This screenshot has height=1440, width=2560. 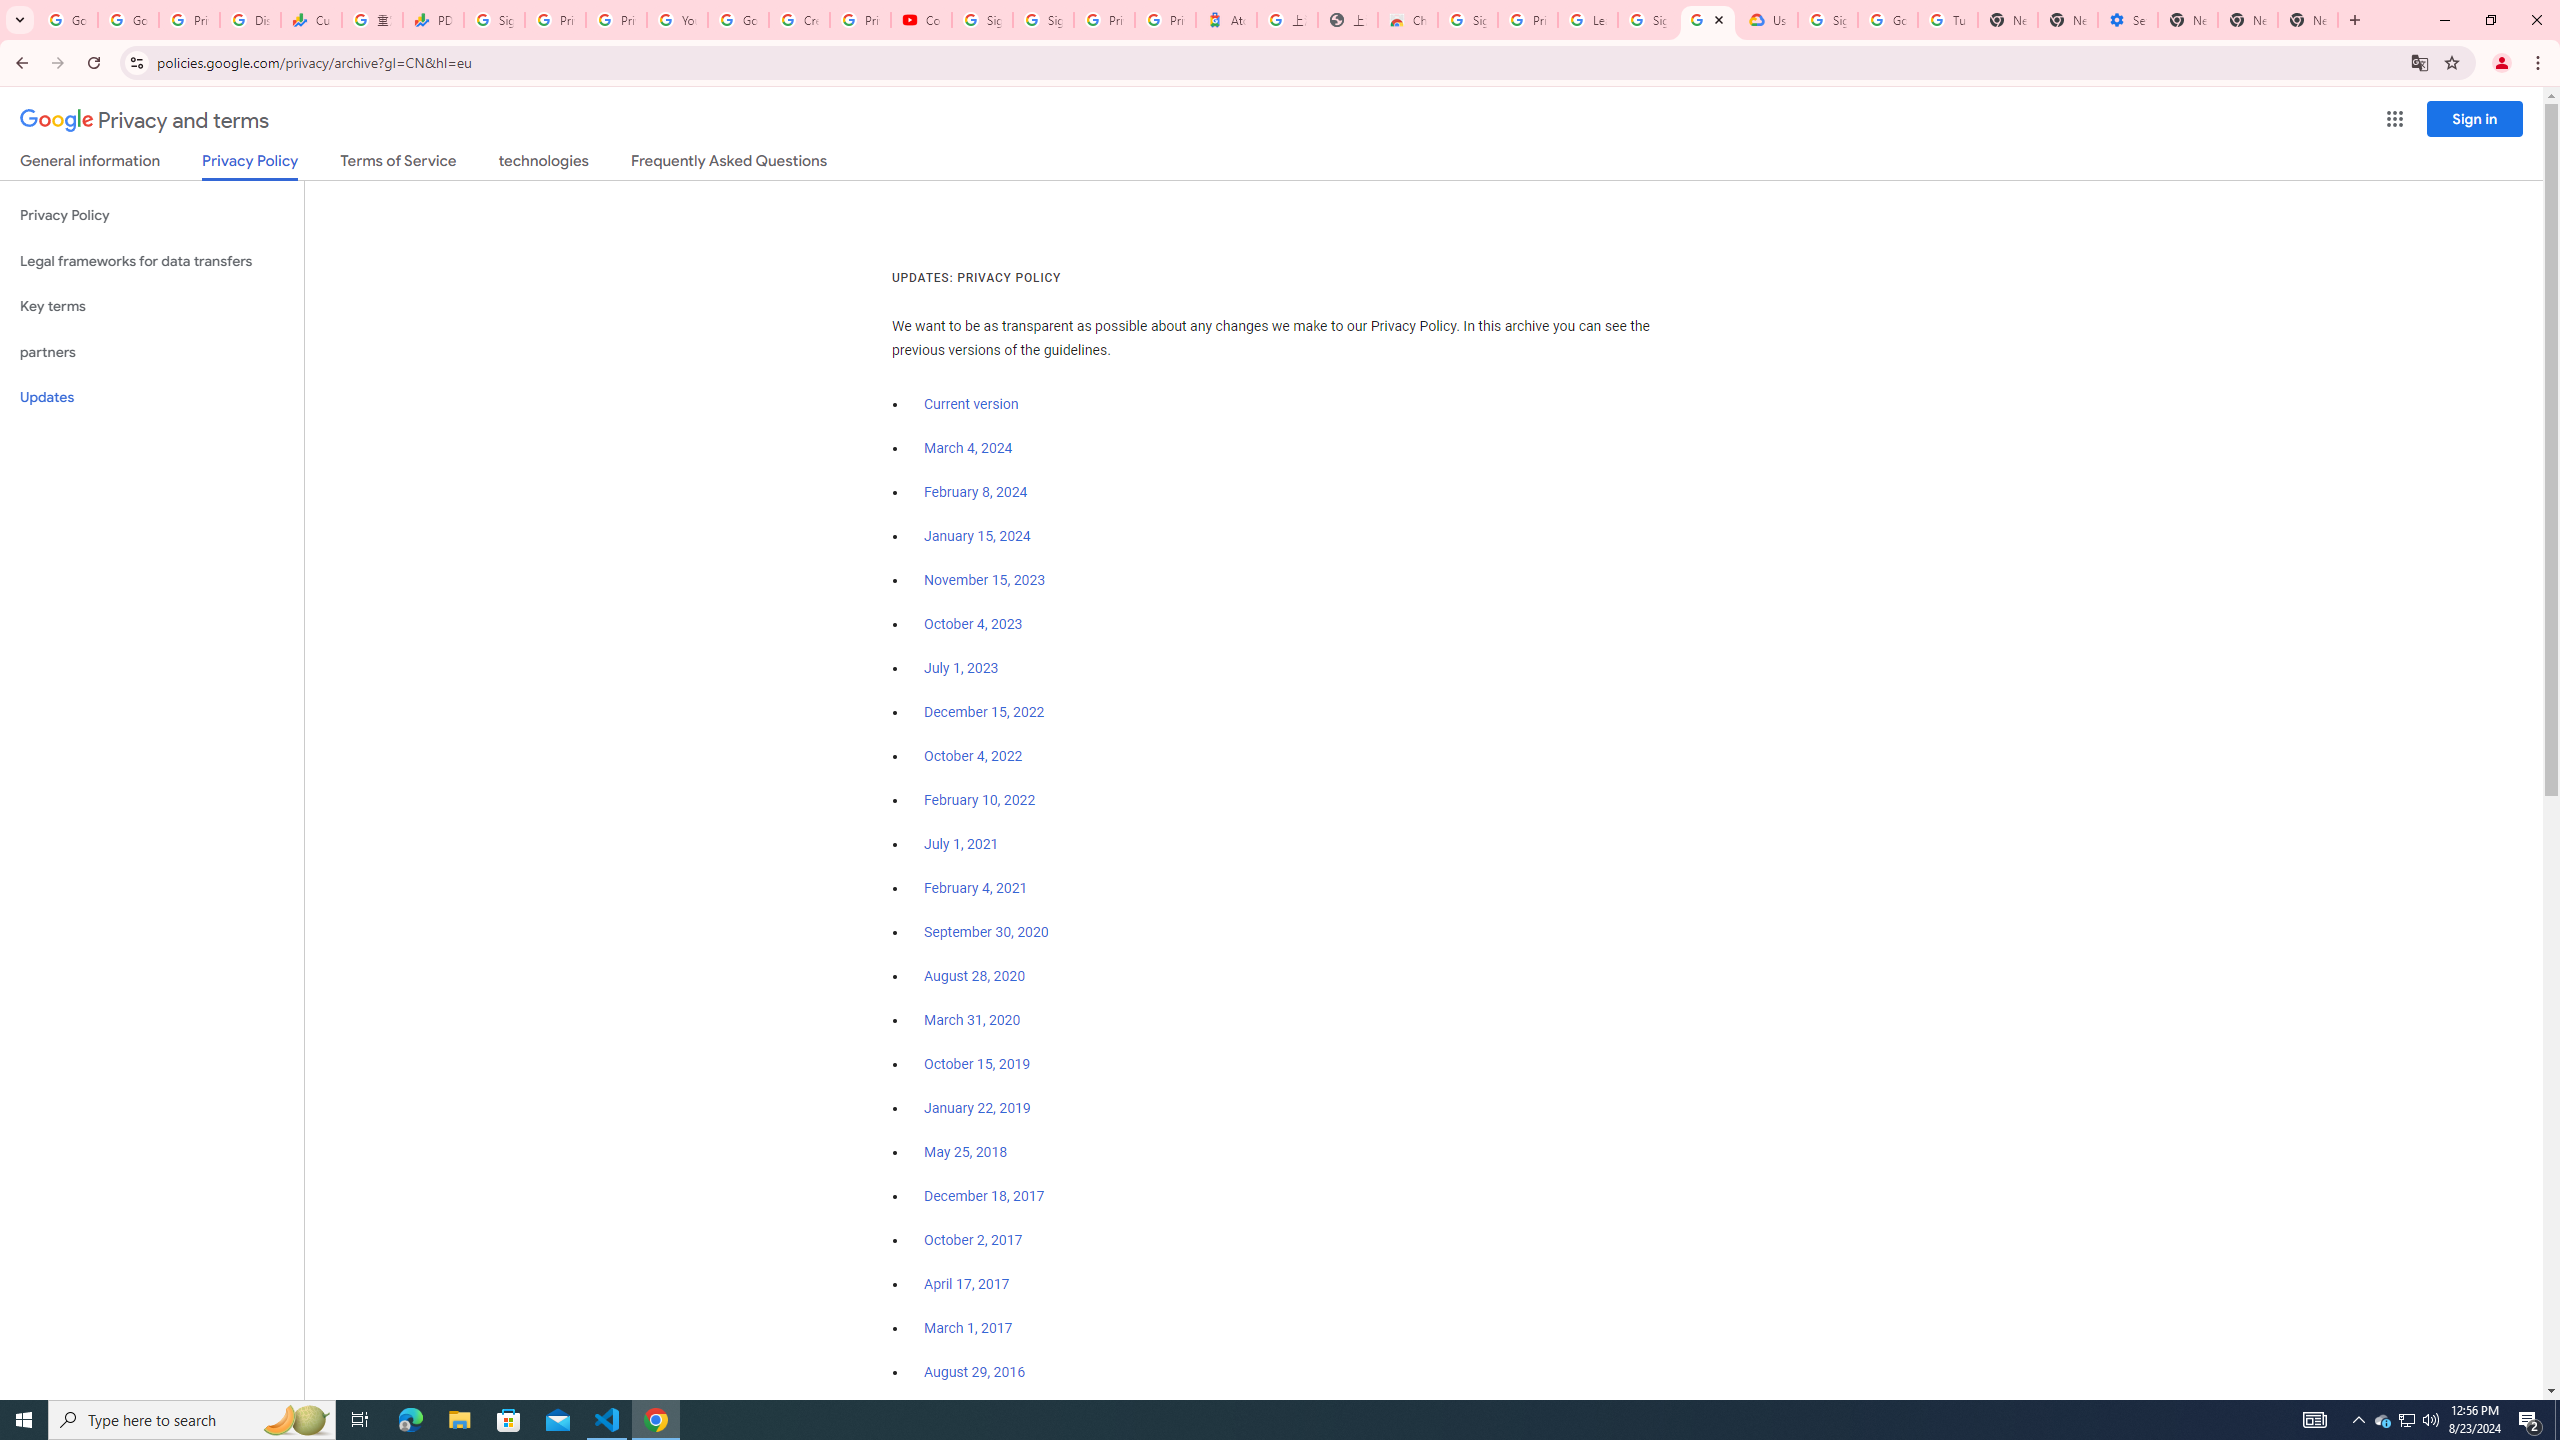 I want to click on 'New Tab', so click(x=2307, y=19).